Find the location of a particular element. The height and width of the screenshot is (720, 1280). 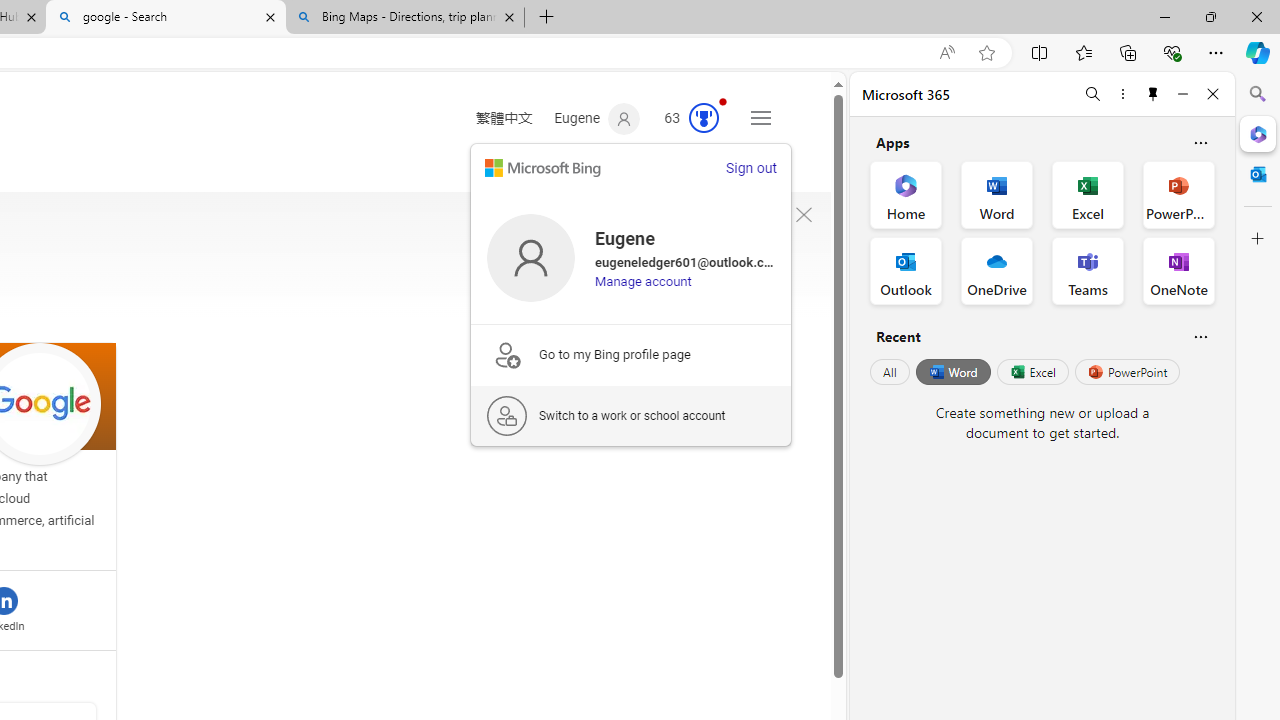

'Eugene' is located at coordinates (596, 119).